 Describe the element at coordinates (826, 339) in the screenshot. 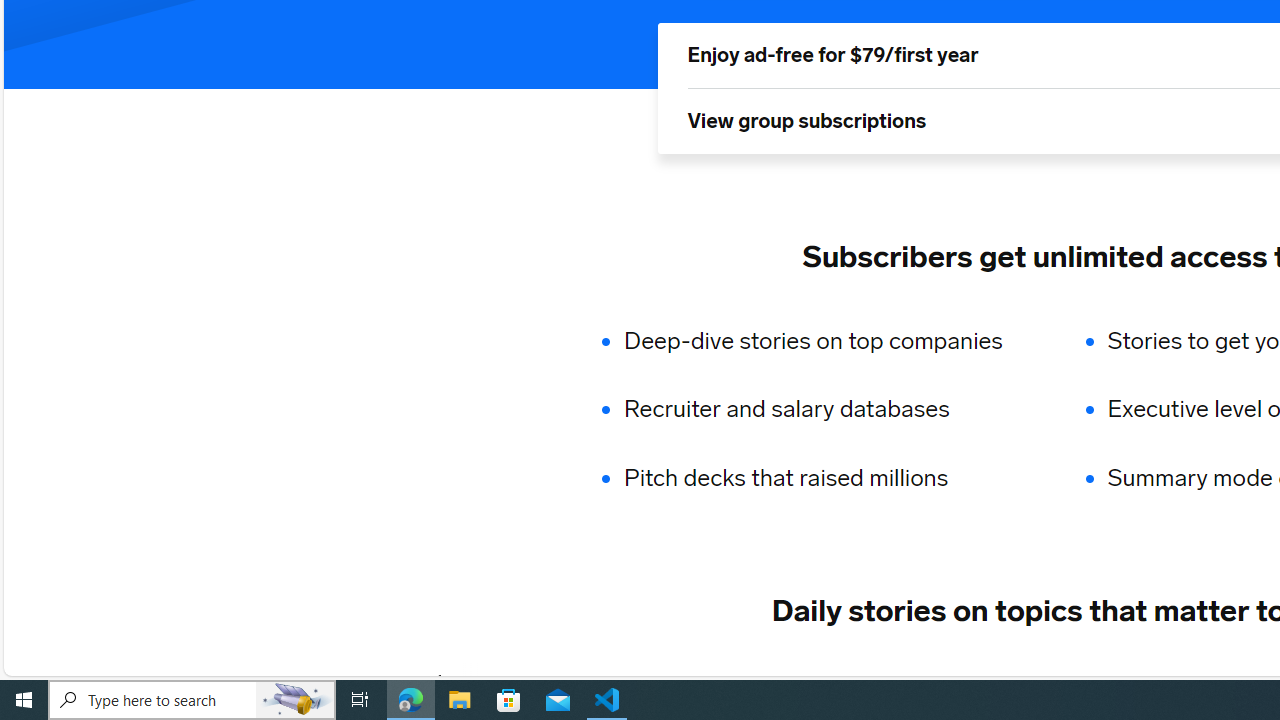

I see `'Deep-dive stories on top companies'` at that location.